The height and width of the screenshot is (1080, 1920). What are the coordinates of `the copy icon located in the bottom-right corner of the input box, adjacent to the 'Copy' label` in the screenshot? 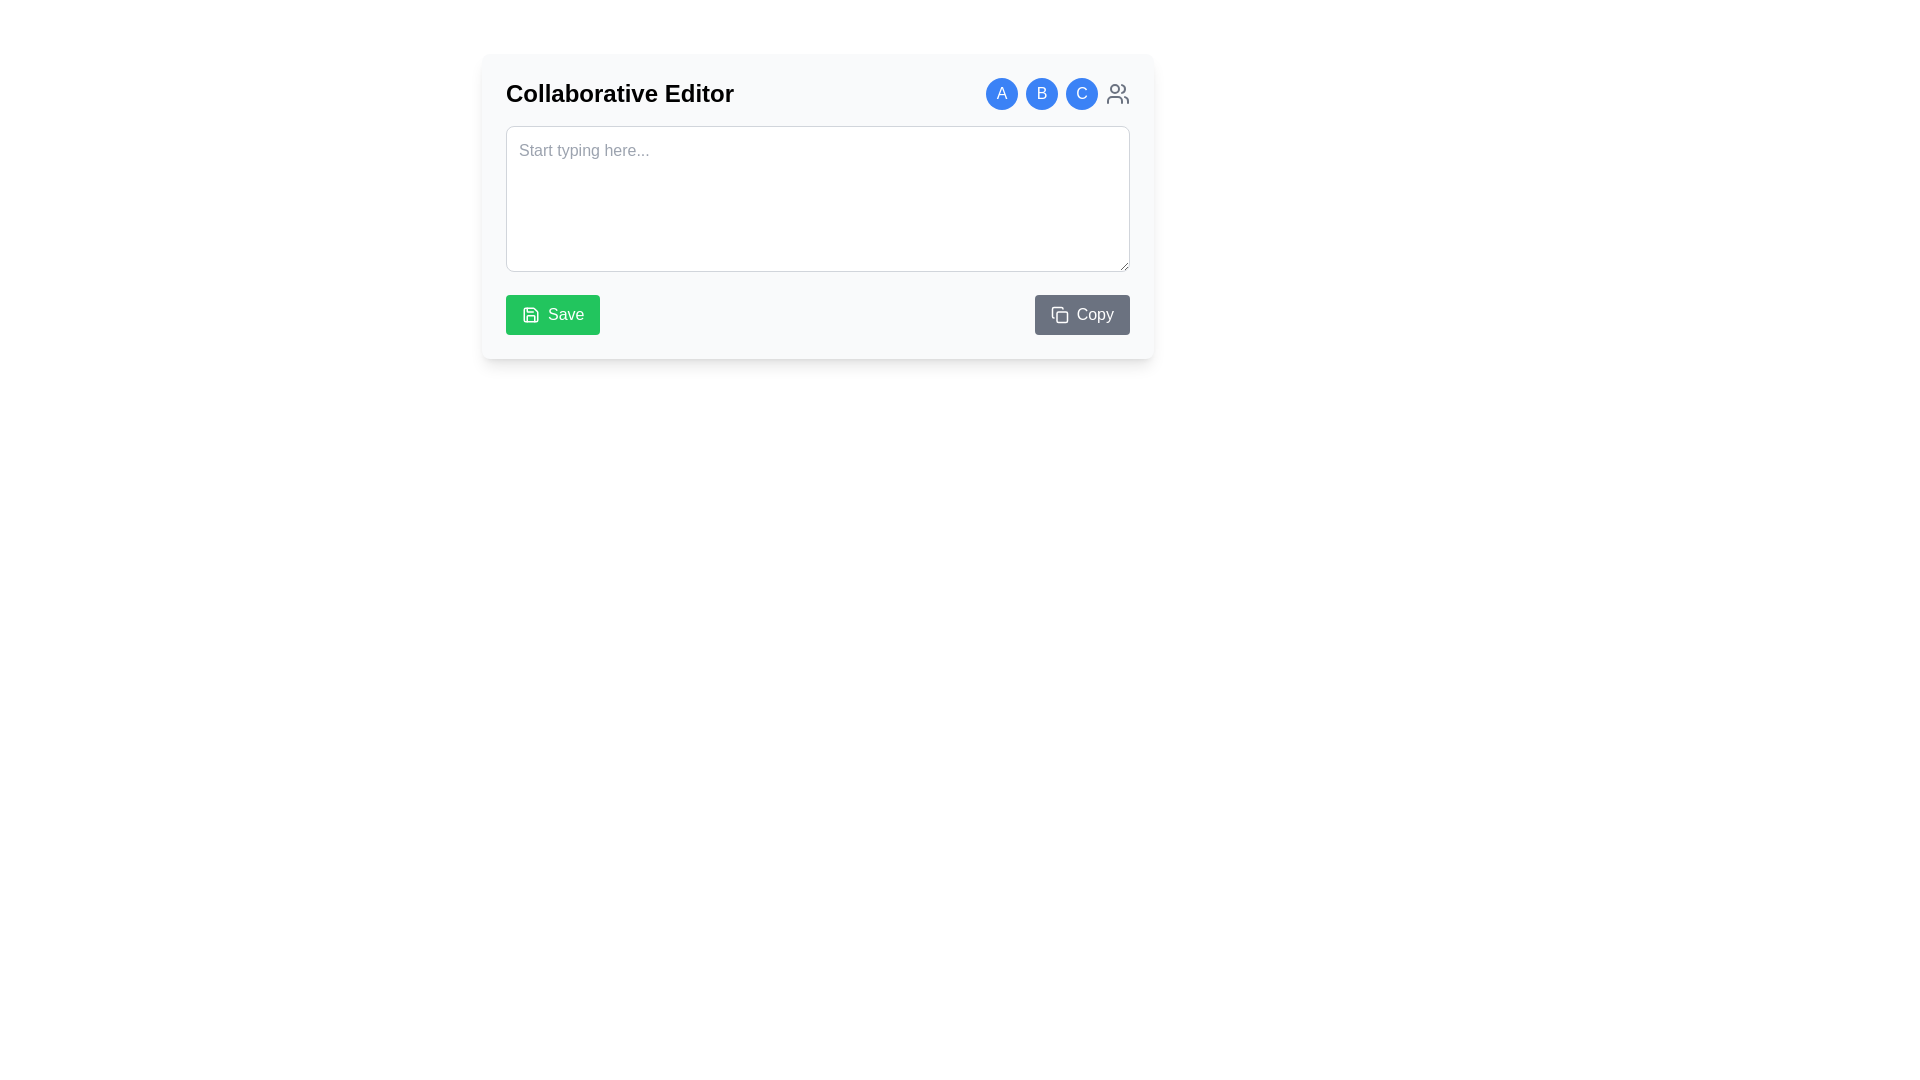 It's located at (1058, 315).